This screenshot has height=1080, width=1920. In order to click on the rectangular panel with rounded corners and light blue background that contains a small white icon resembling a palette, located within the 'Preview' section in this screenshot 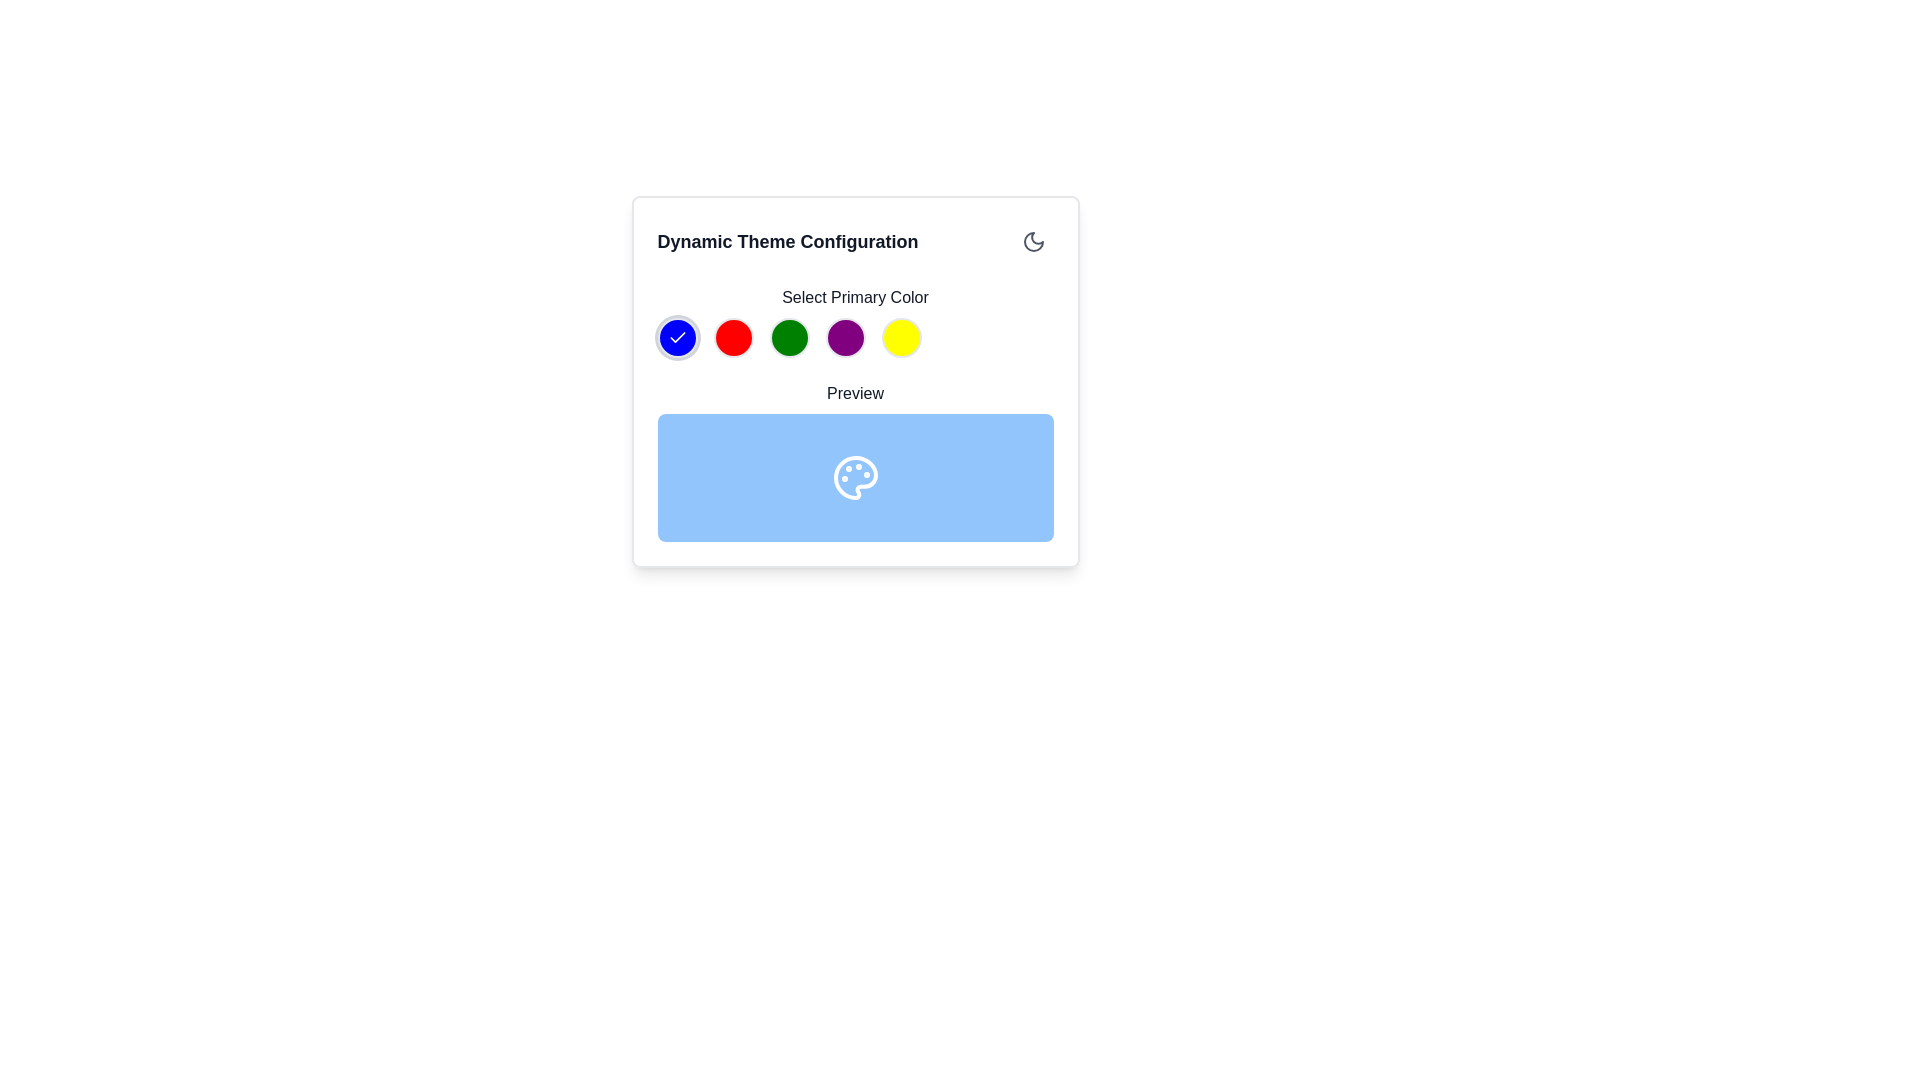, I will do `click(855, 478)`.